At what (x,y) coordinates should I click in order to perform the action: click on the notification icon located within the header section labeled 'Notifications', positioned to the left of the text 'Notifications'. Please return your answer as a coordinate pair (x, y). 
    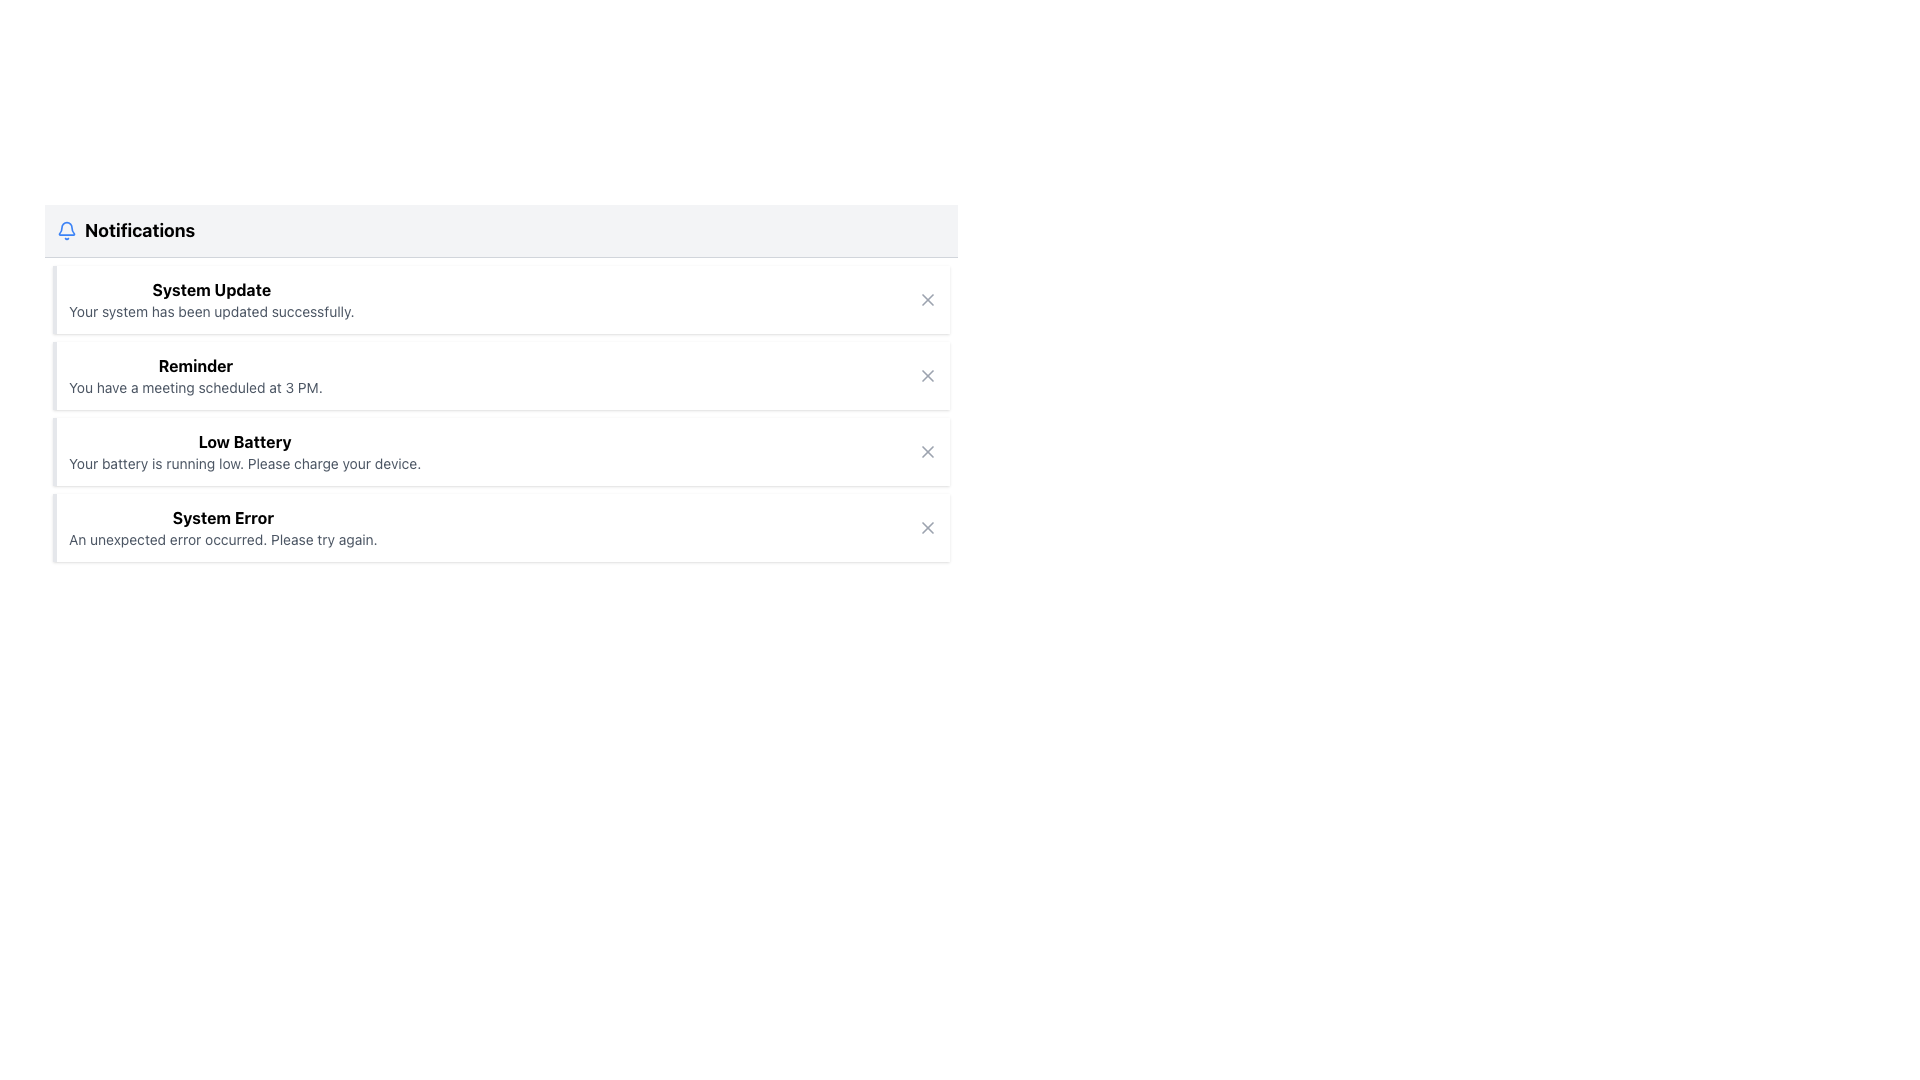
    Looking at the image, I should click on (67, 230).